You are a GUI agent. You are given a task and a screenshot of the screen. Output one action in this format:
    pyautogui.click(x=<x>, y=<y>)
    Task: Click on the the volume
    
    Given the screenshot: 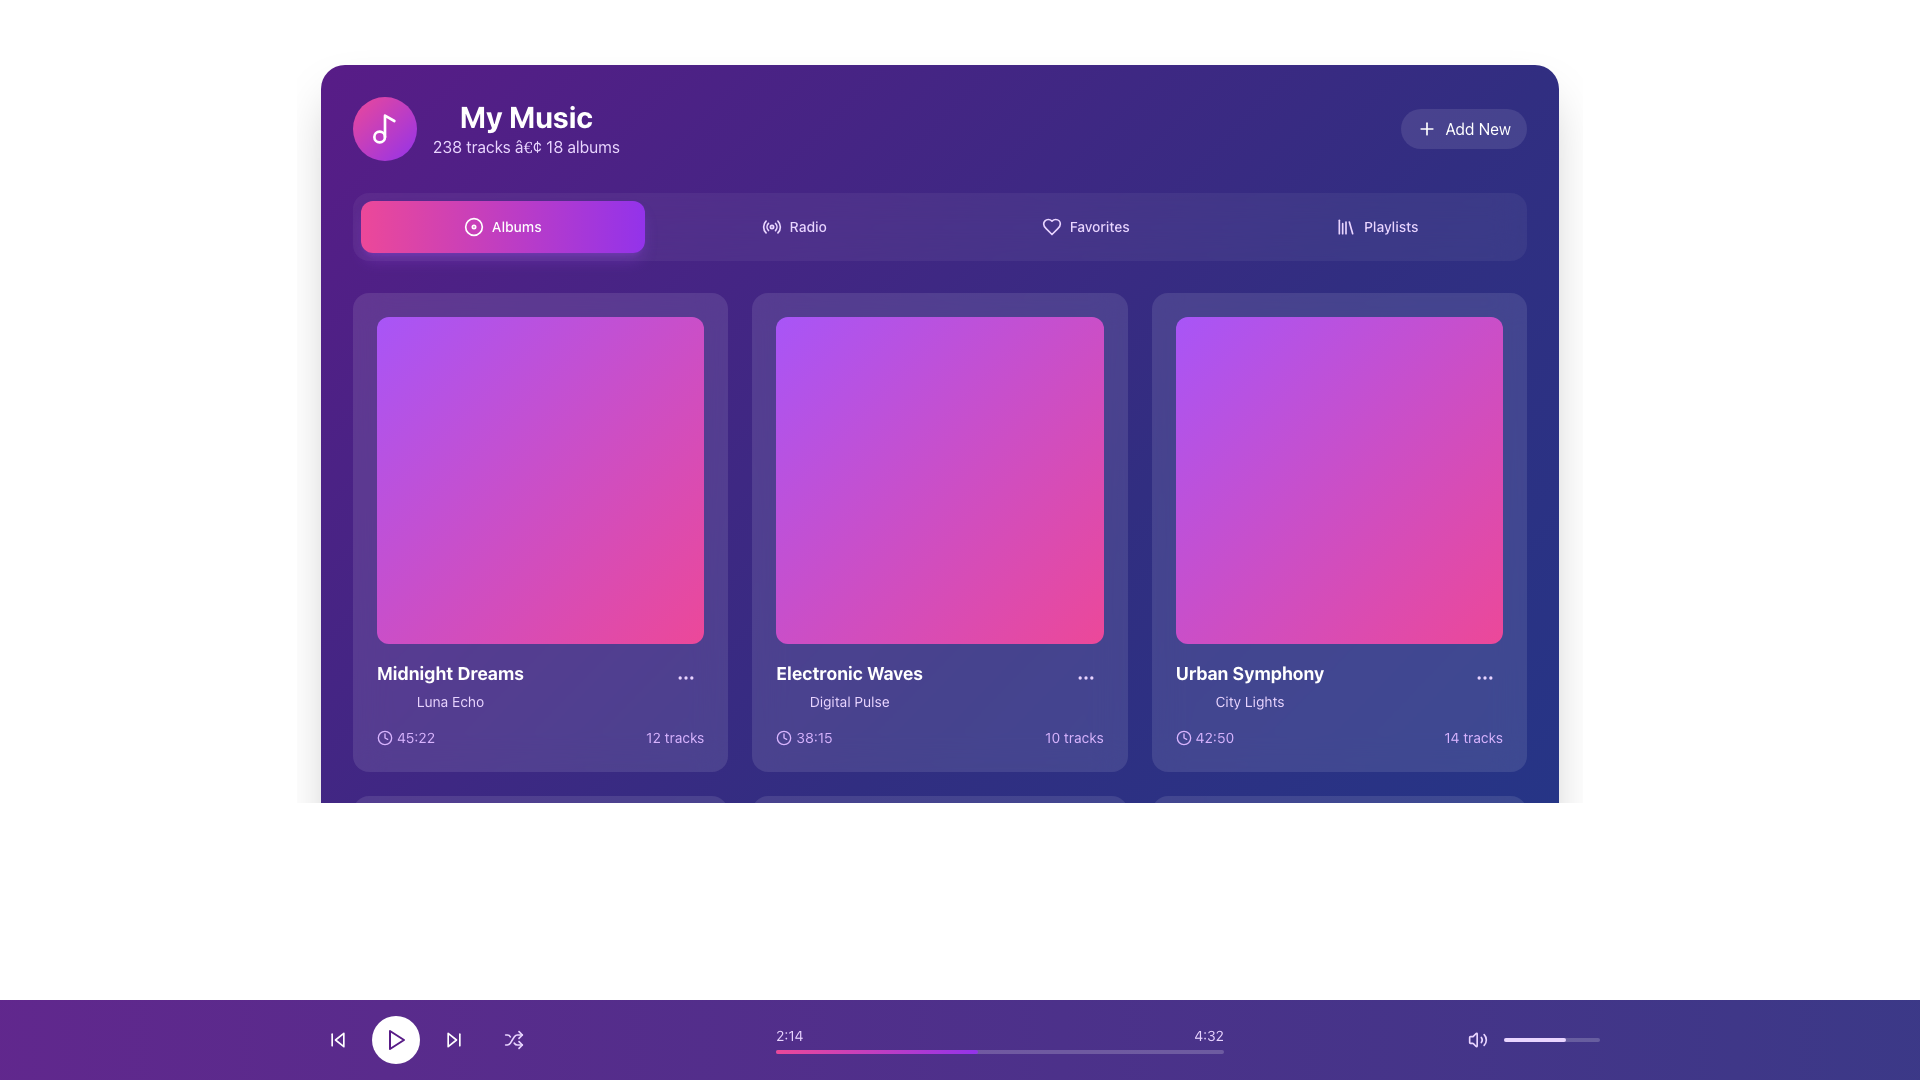 What is the action you would take?
    pyautogui.click(x=1529, y=1039)
    